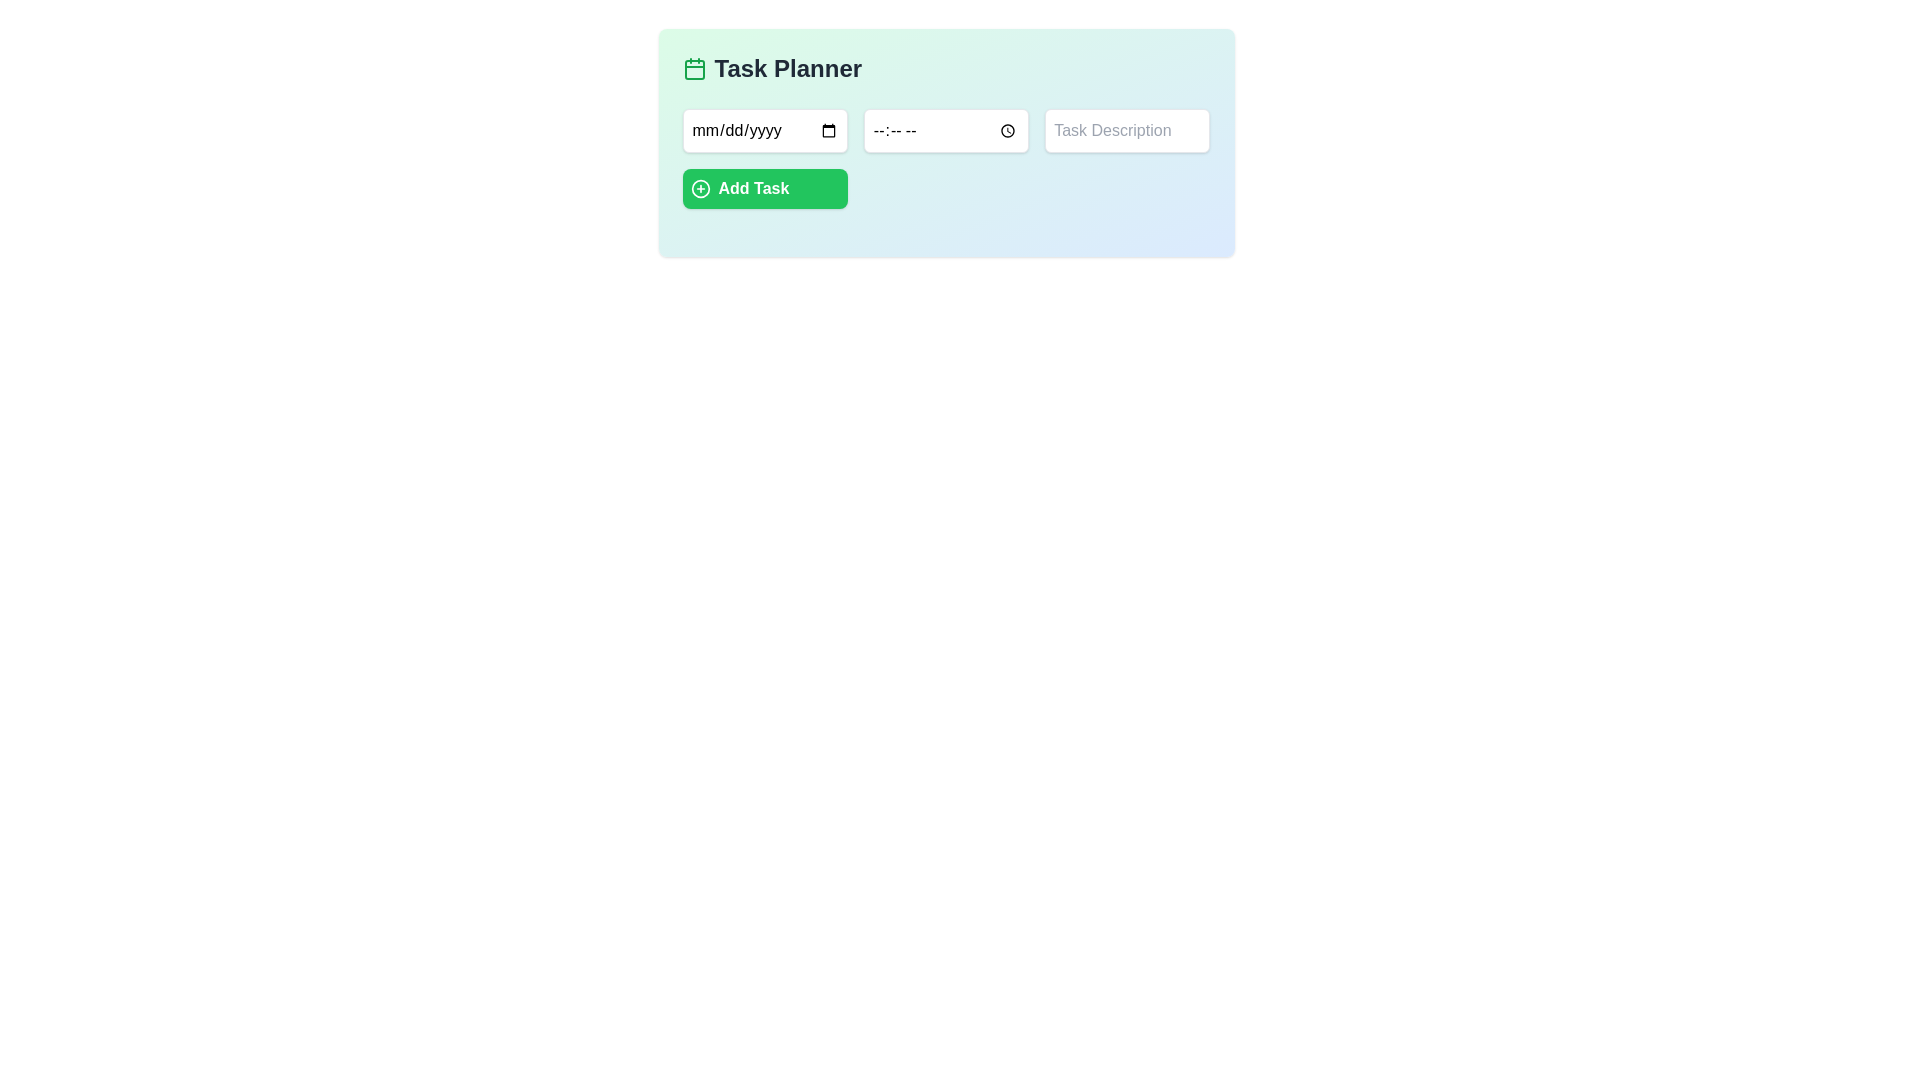 This screenshot has height=1080, width=1920. I want to click on the calendar icon located to the left of the 'Task Planner' text in the UI, so click(694, 68).